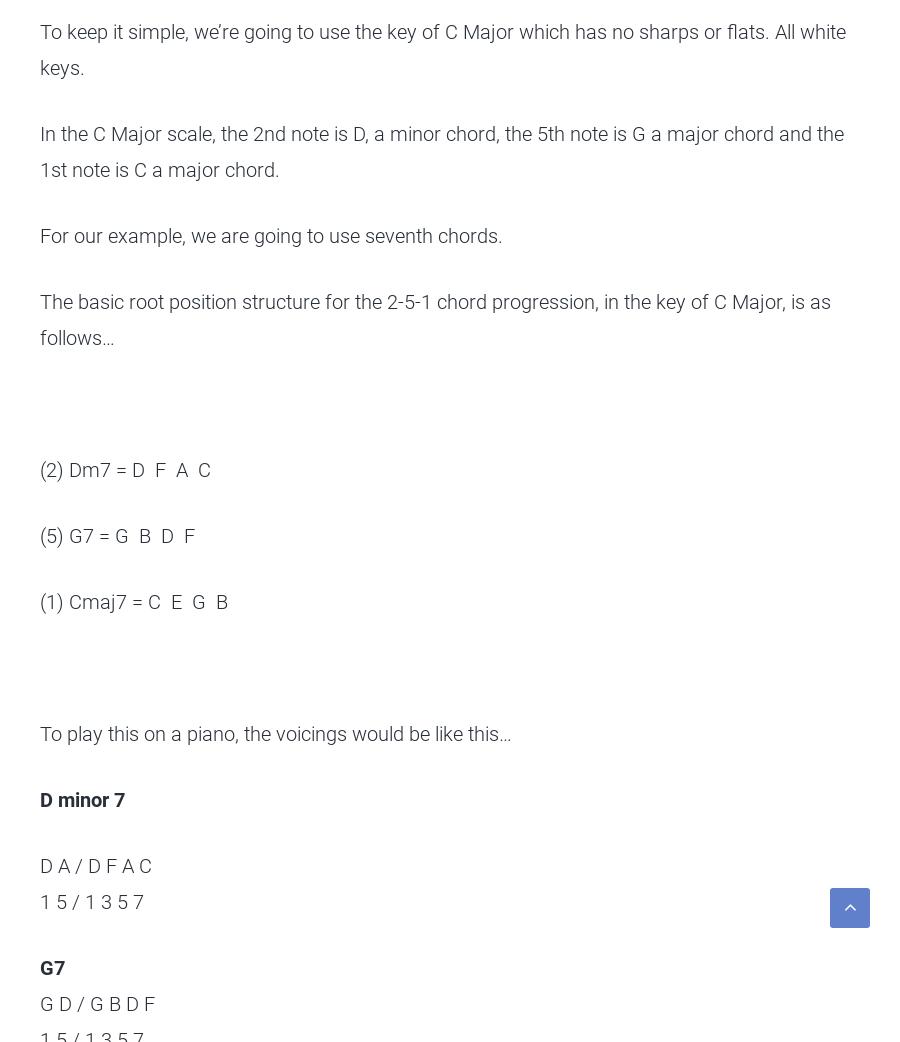 The height and width of the screenshot is (1042, 900). What do you see at coordinates (38, 535) in the screenshot?
I see `'(5) G7 = G  B  D  F'` at bounding box center [38, 535].